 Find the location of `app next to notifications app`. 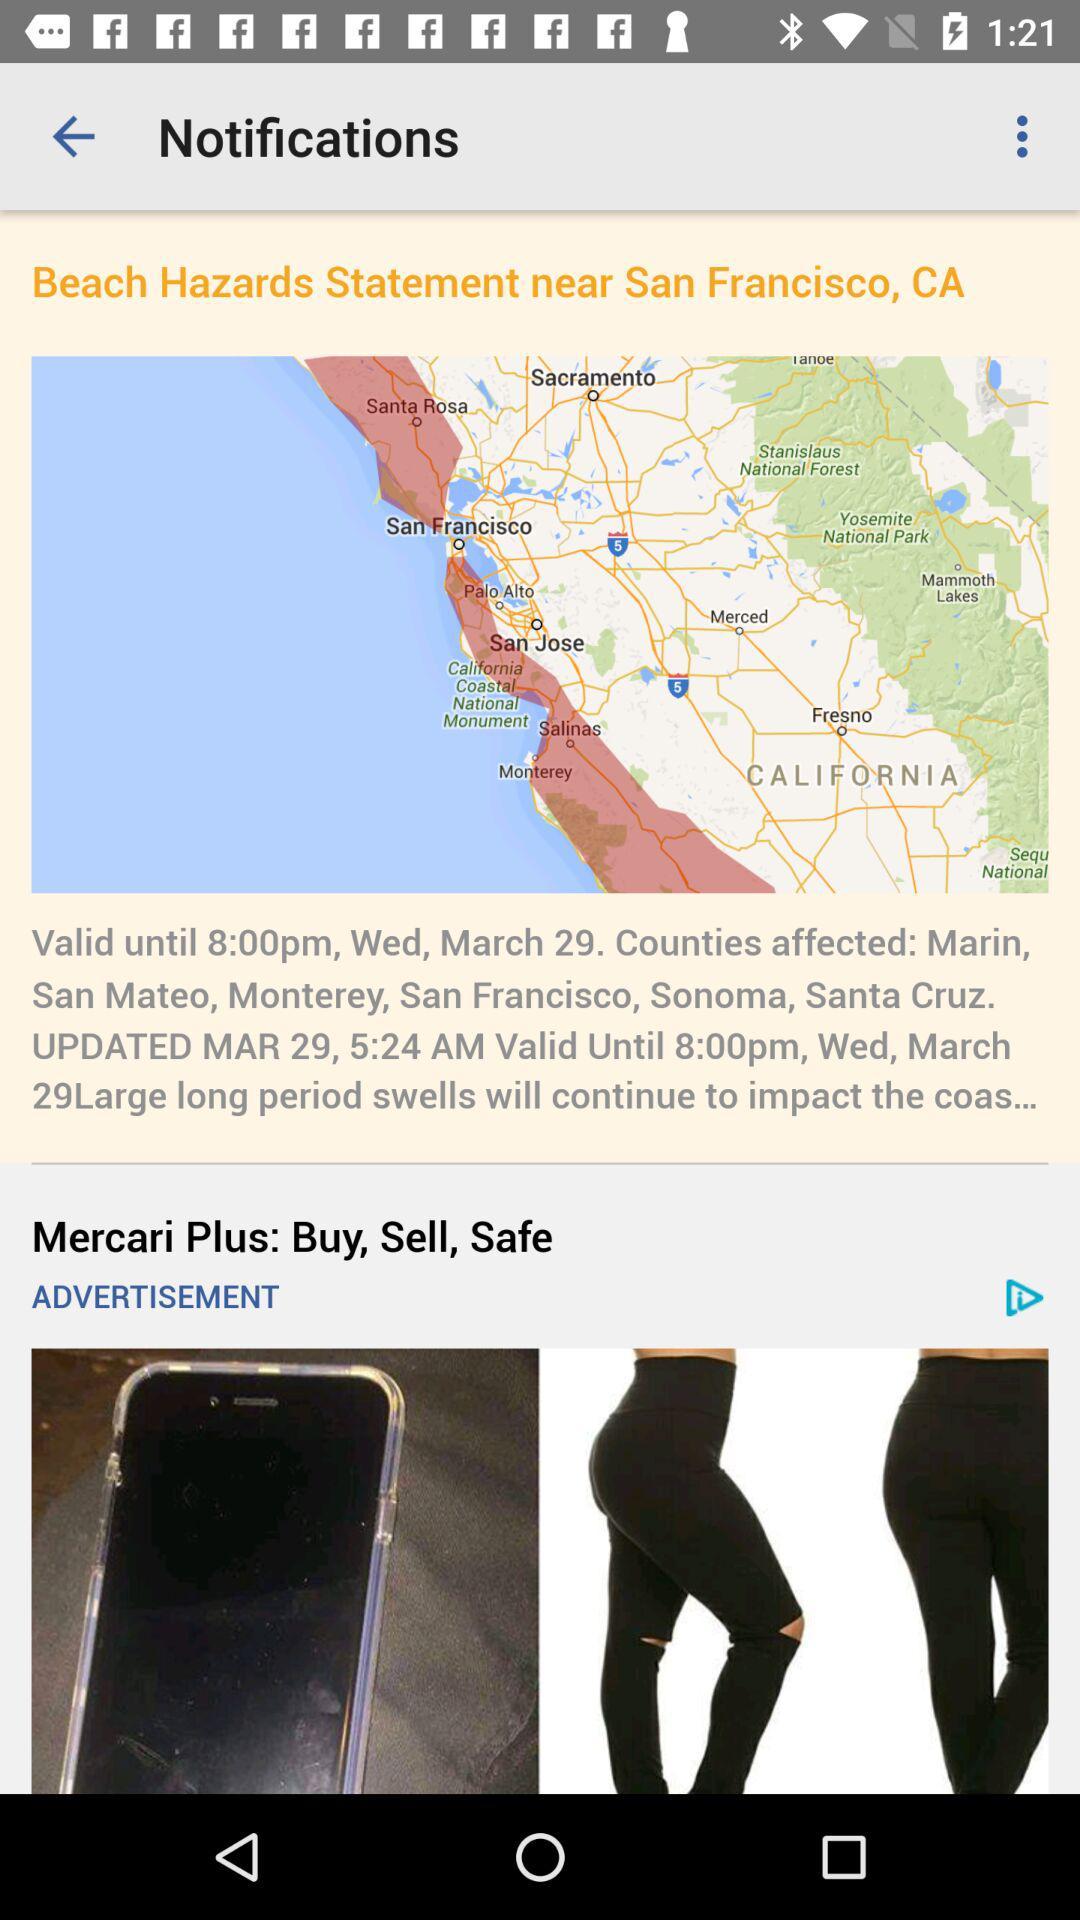

app next to notifications app is located at coordinates (72, 135).